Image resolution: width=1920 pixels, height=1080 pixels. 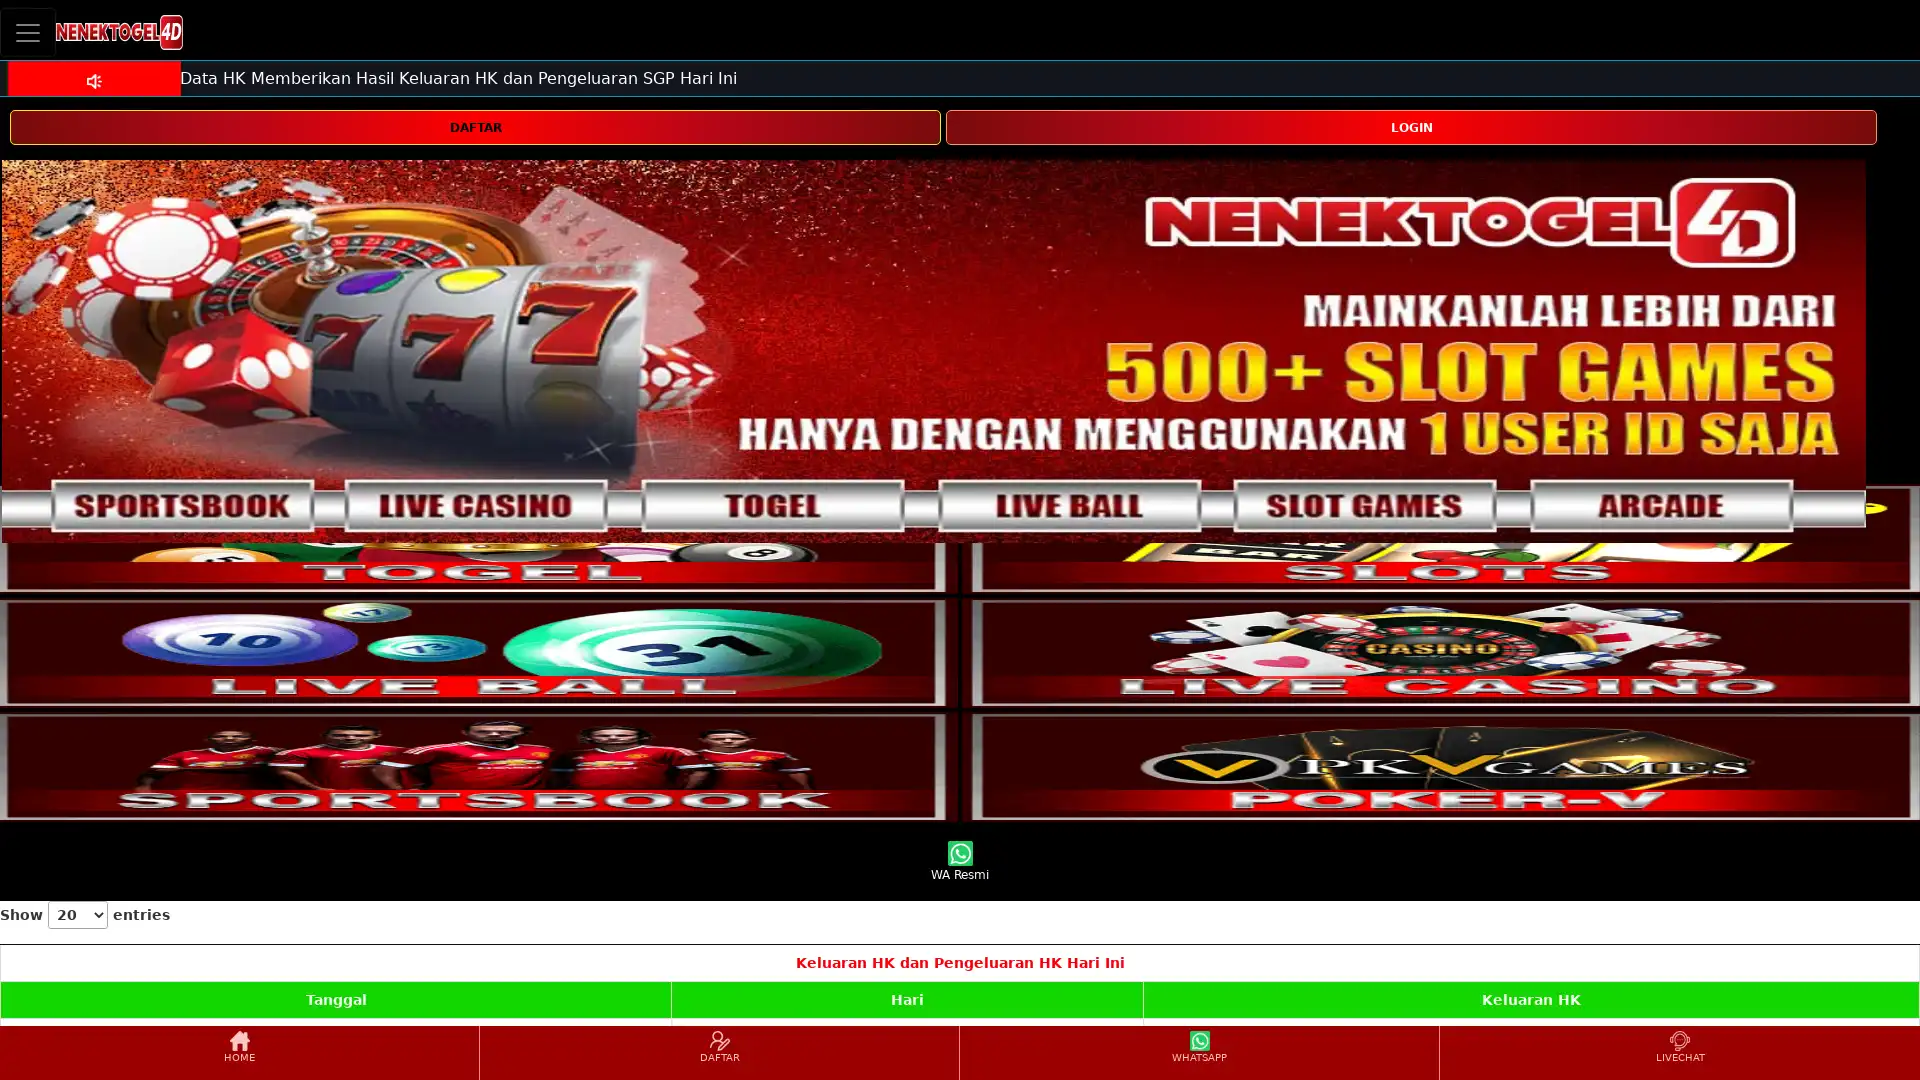 I want to click on DAFTAR, so click(x=474, y=127).